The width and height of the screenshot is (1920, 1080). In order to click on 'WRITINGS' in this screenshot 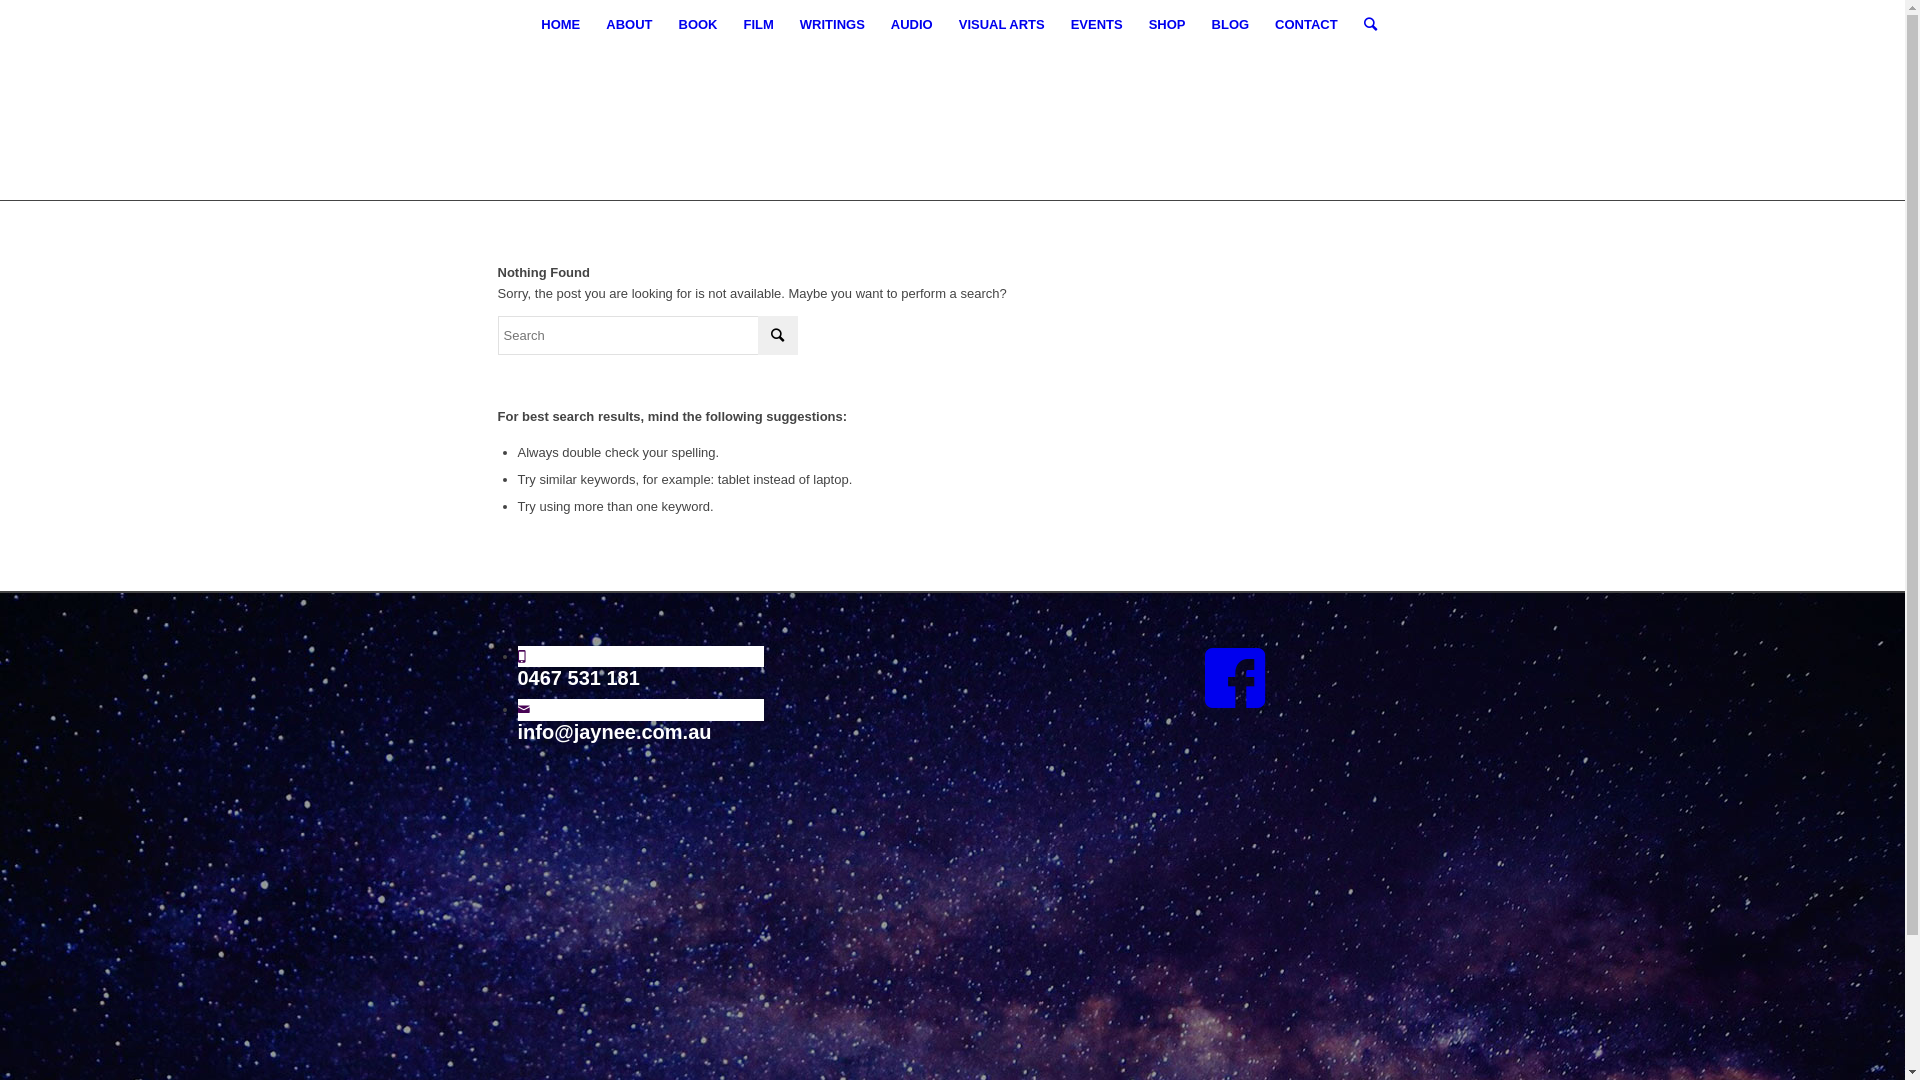, I will do `click(832, 24)`.